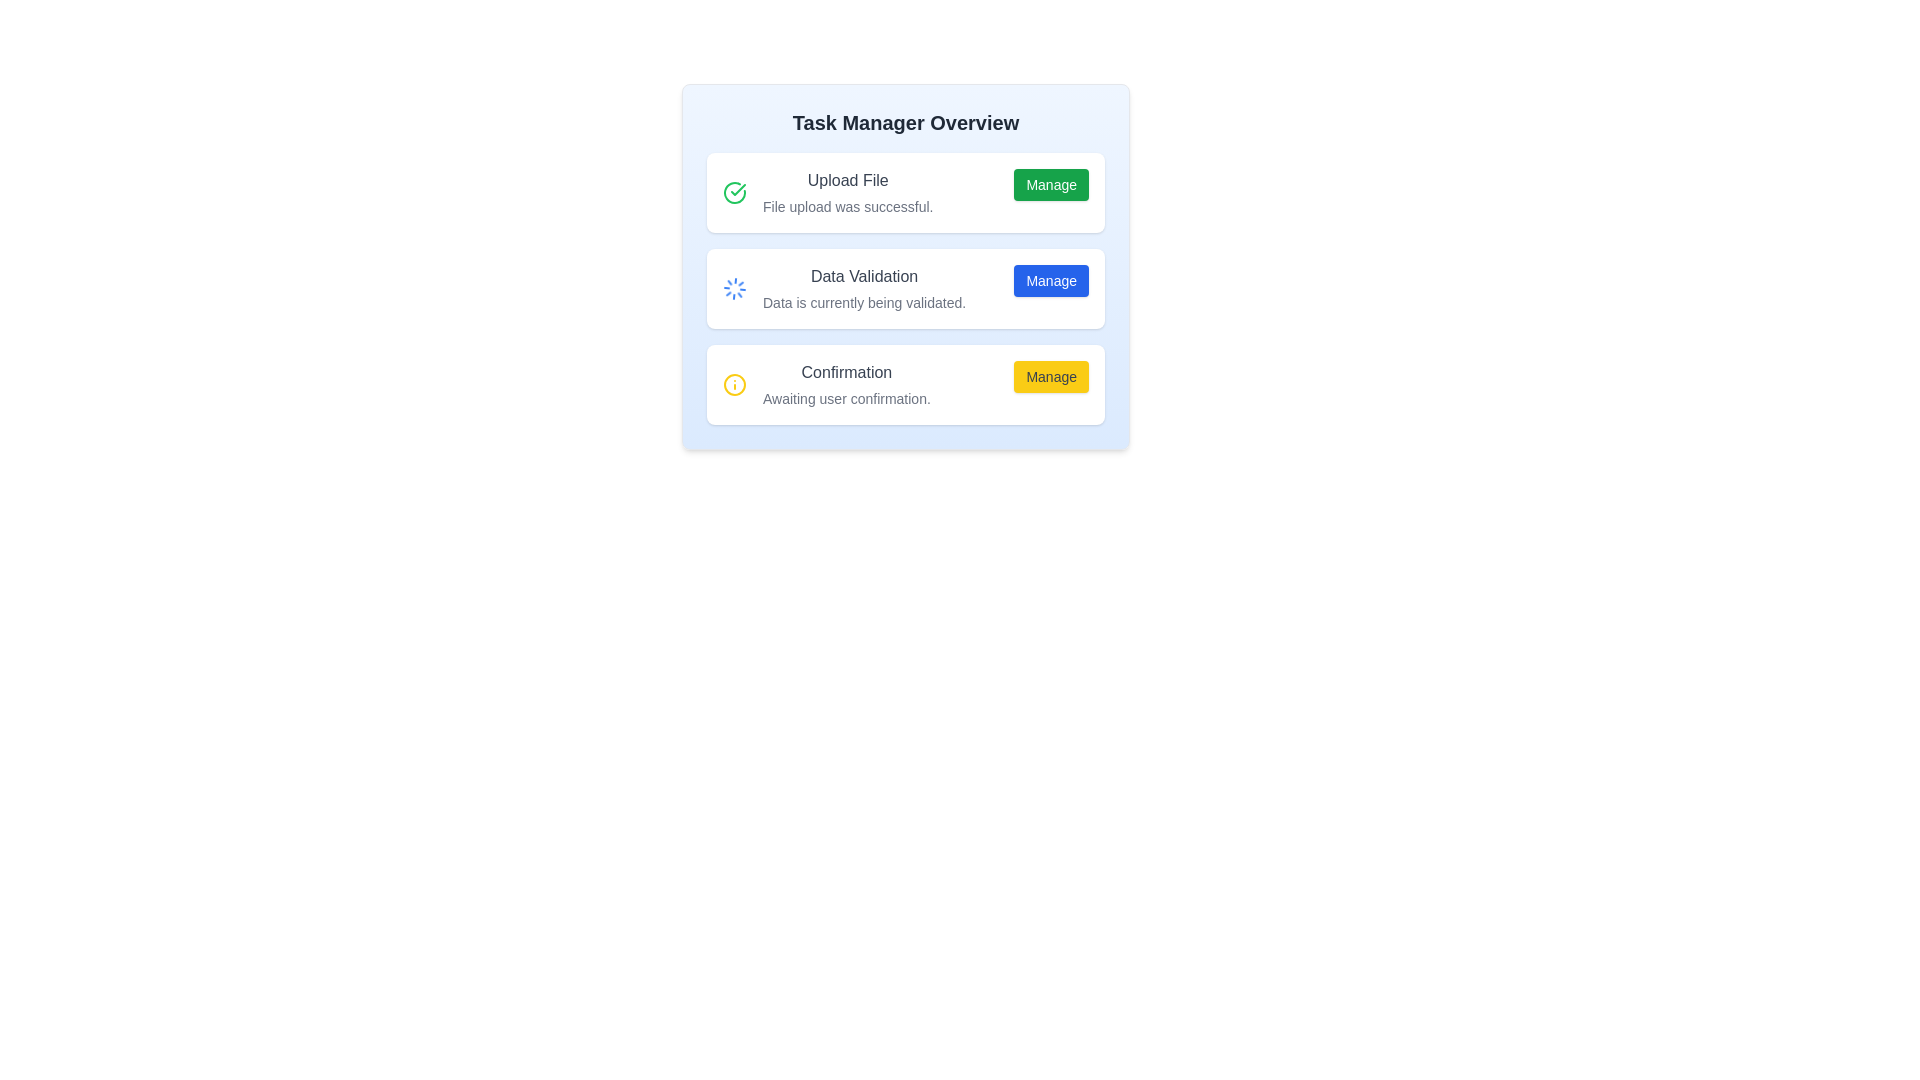 This screenshot has height=1080, width=1920. I want to click on the informational or warning icon located to the left of the text 'Confirmation' in the third row of the task list, so click(733, 385).